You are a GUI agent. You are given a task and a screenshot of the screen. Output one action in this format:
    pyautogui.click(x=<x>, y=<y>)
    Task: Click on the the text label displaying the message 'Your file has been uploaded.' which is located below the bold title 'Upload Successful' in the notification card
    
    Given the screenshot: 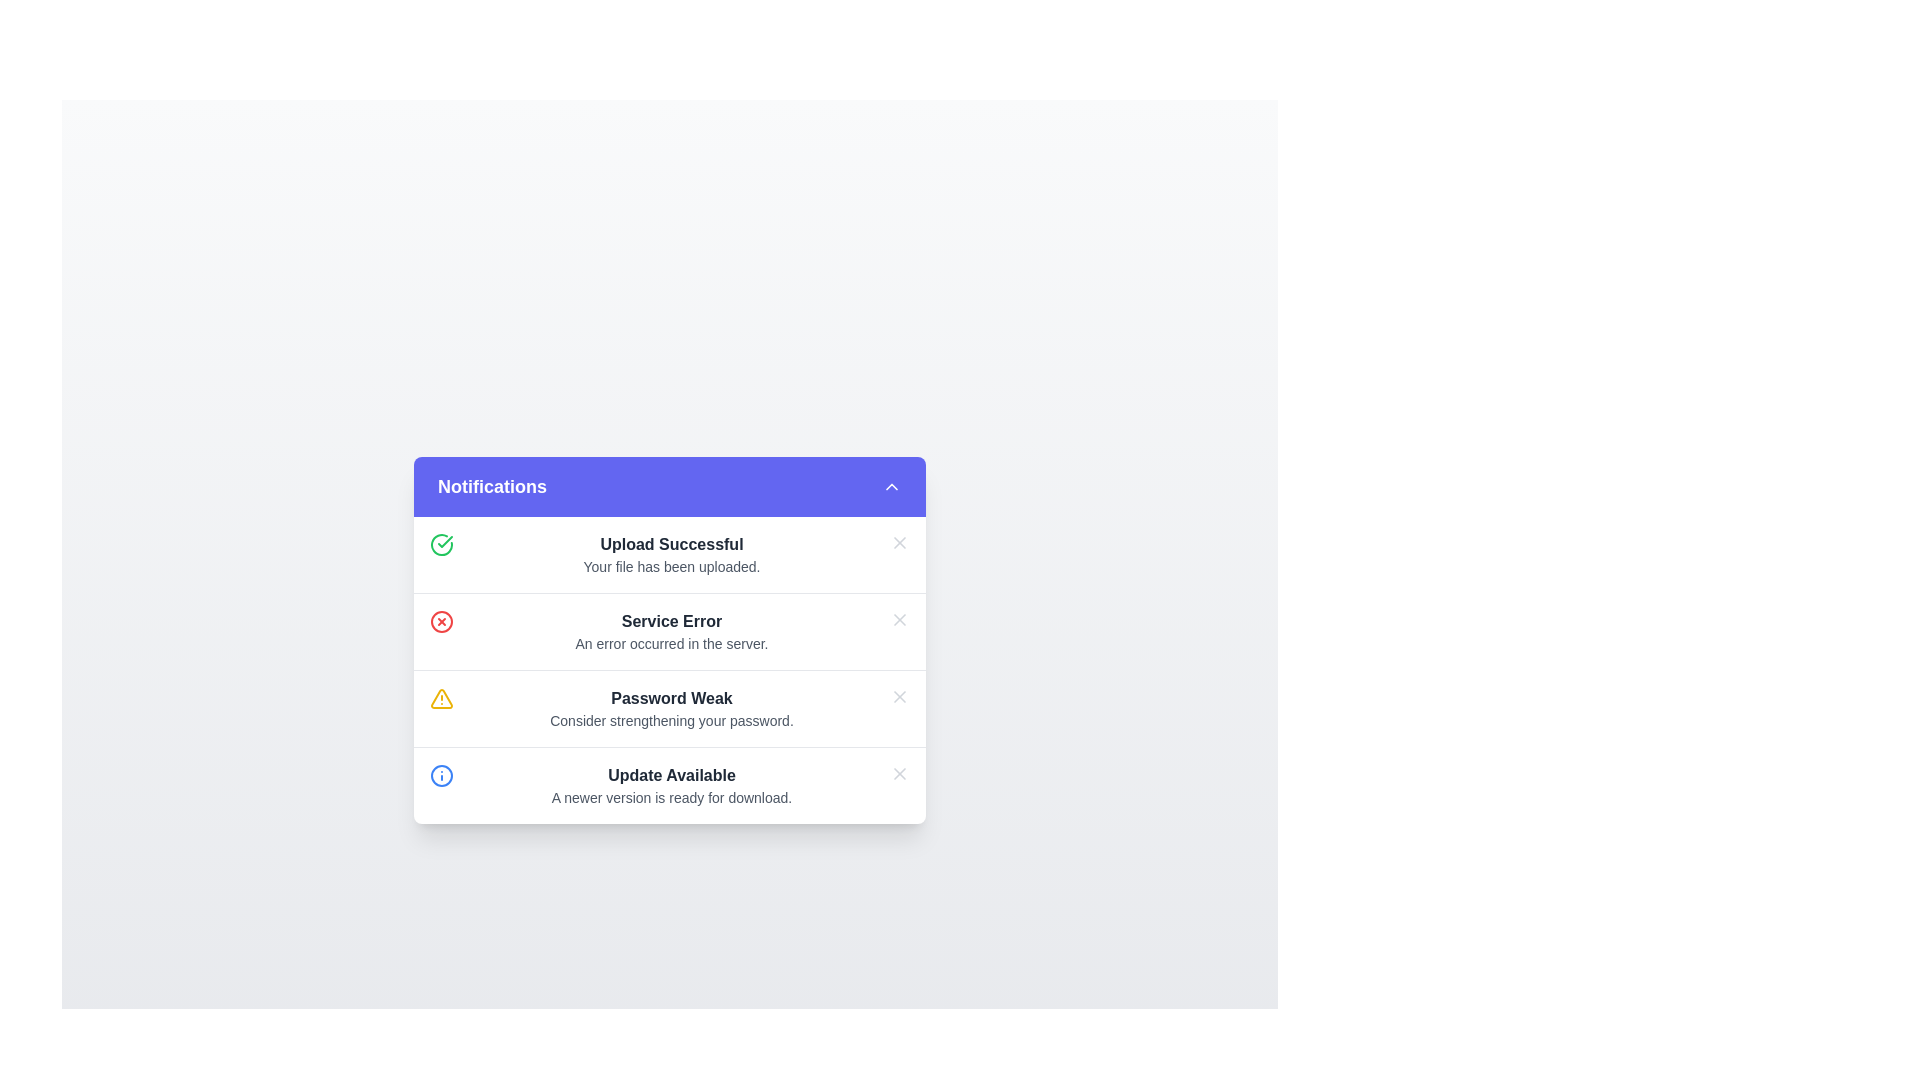 What is the action you would take?
    pyautogui.click(x=672, y=566)
    